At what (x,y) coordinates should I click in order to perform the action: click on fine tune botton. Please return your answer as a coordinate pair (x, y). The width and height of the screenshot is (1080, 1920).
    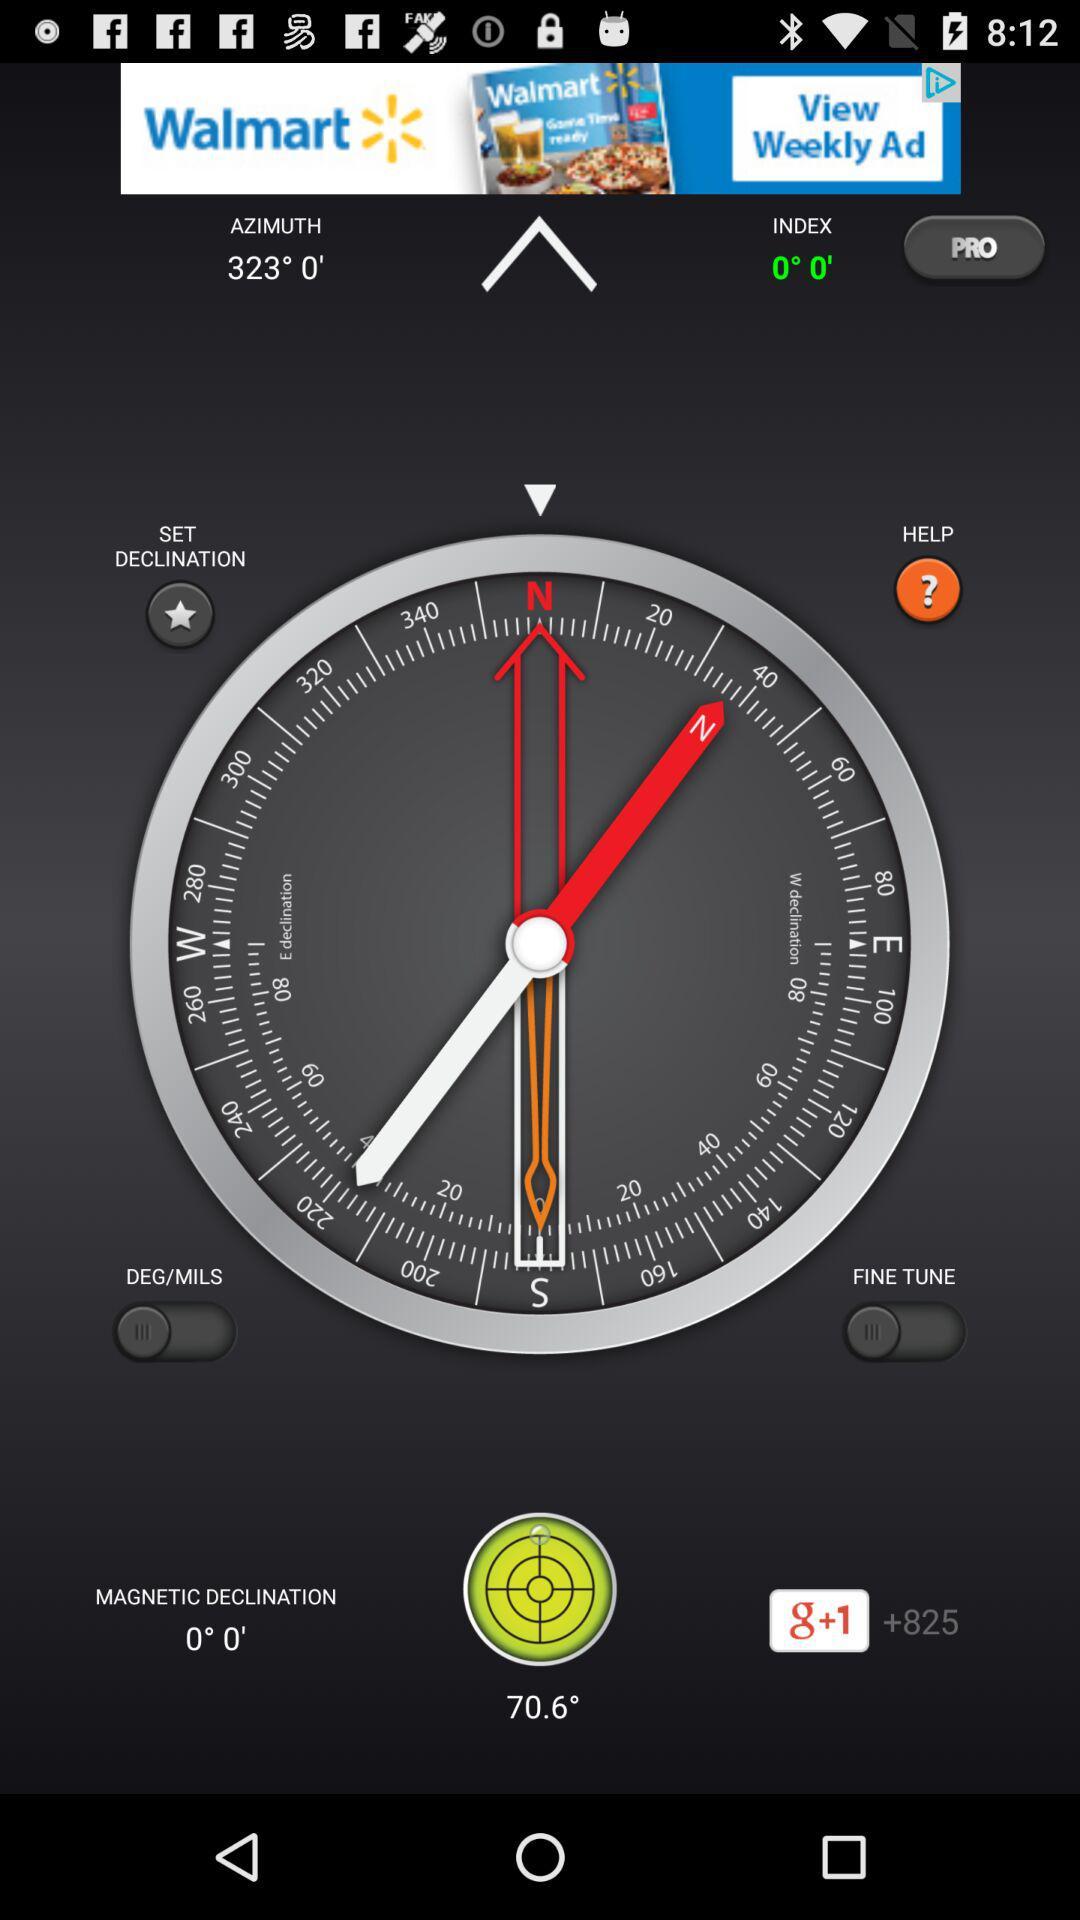
    Looking at the image, I should click on (904, 1332).